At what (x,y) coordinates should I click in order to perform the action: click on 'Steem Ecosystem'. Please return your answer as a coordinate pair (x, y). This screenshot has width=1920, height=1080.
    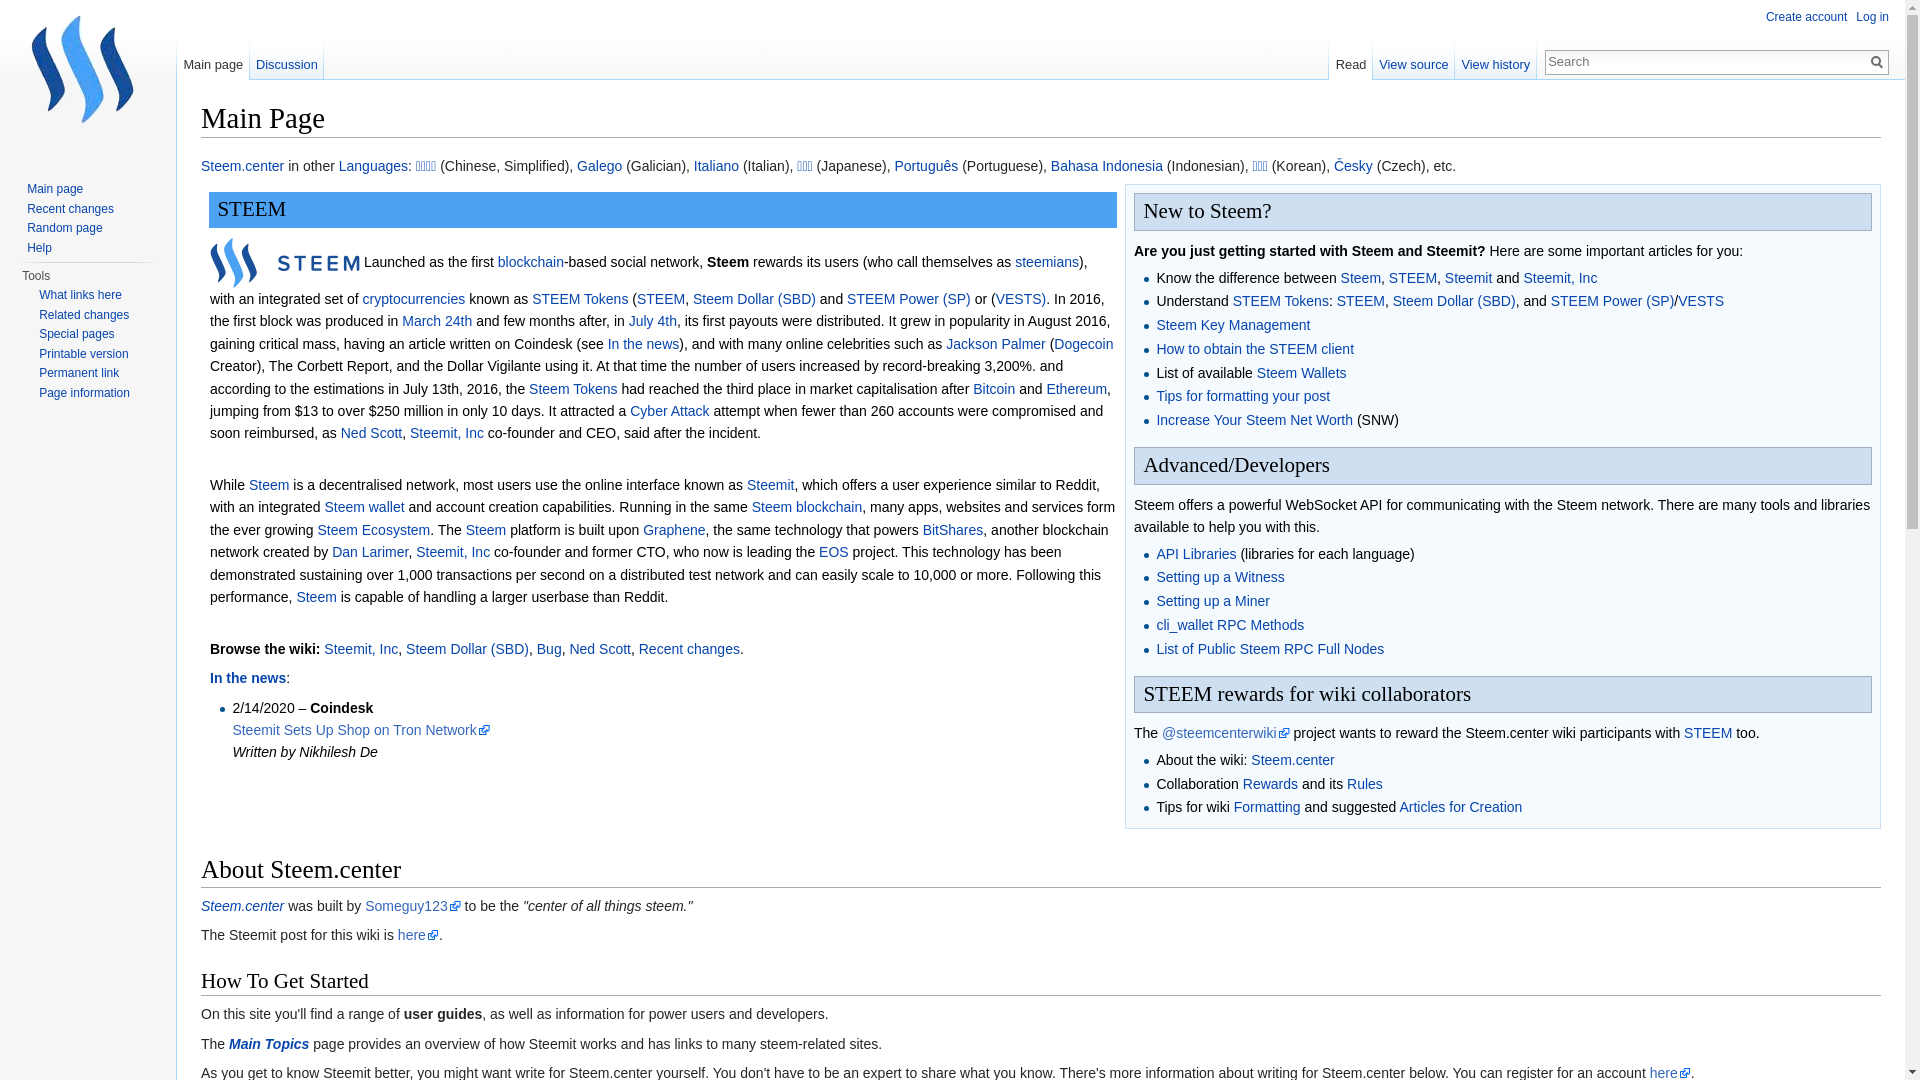
    Looking at the image, I should click on (373, 528).